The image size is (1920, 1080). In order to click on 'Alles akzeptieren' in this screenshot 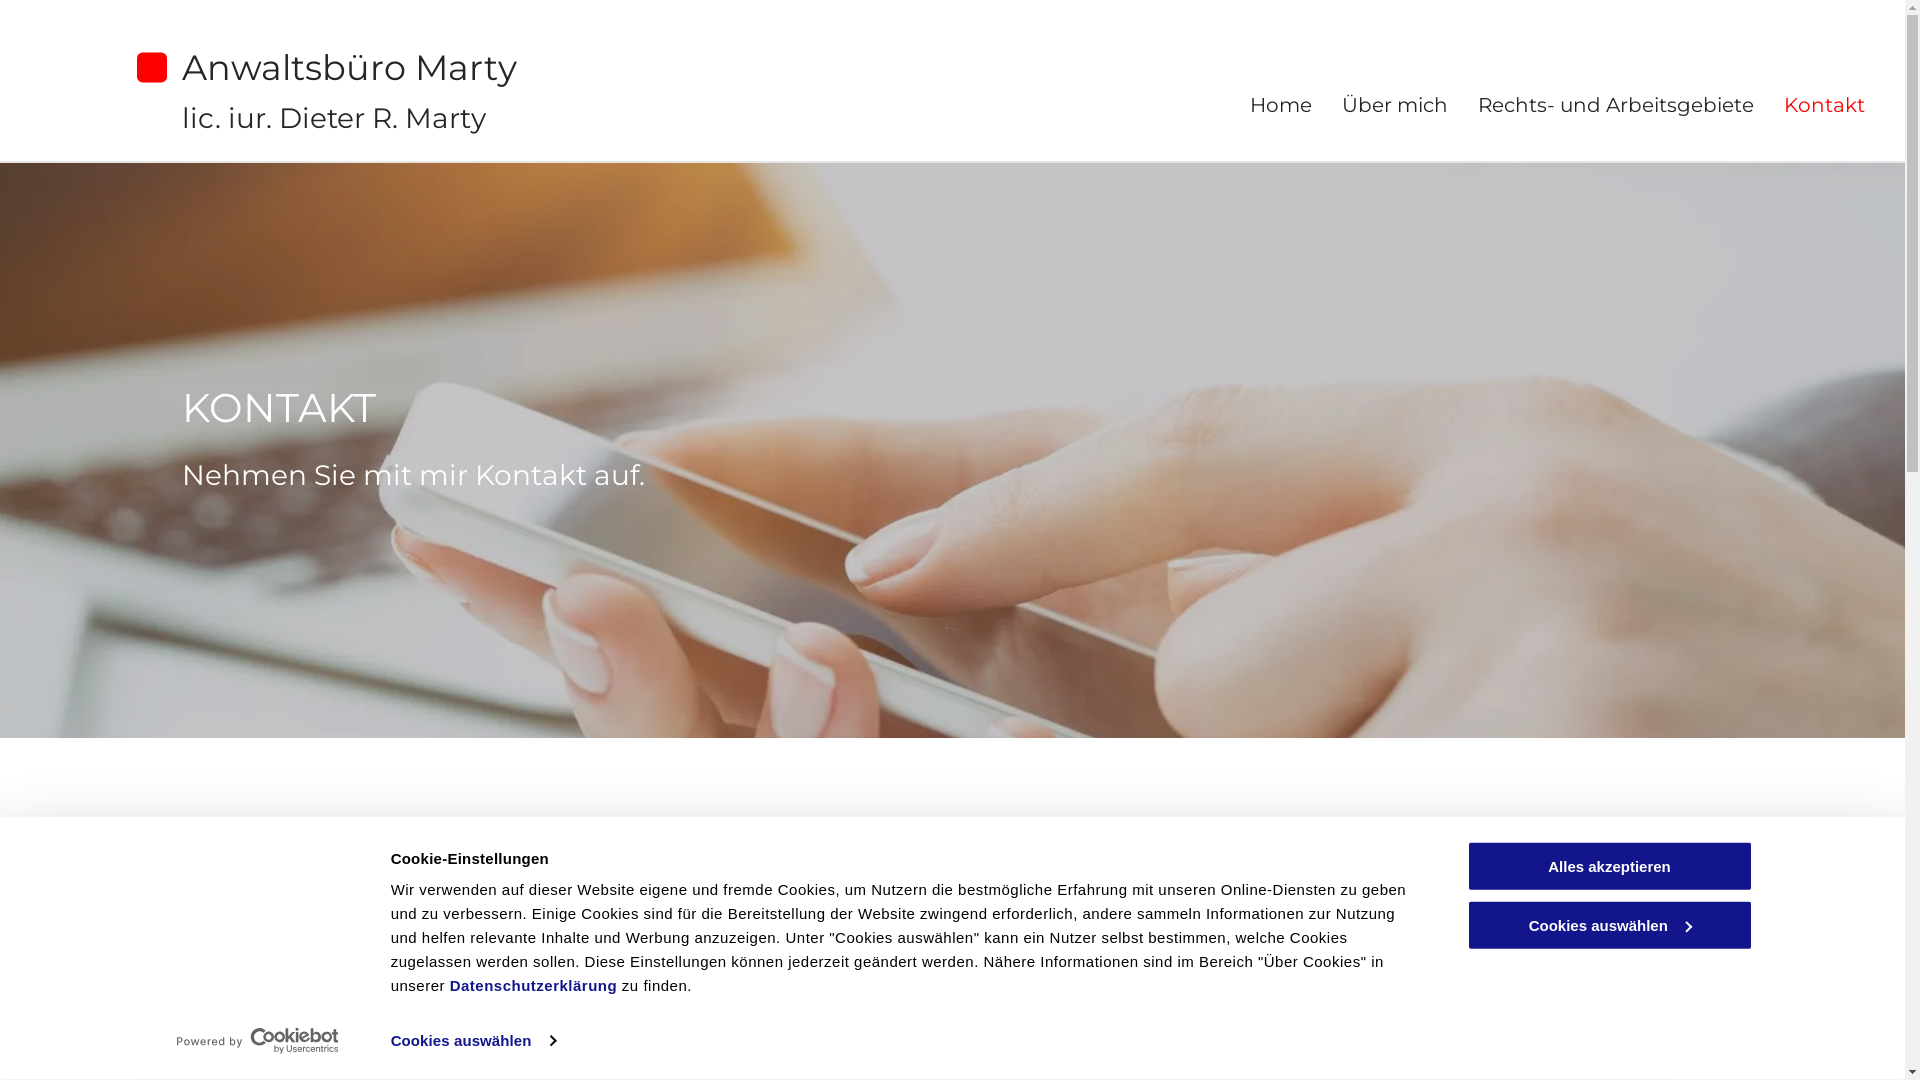, I will do `click(1608, 865)`.